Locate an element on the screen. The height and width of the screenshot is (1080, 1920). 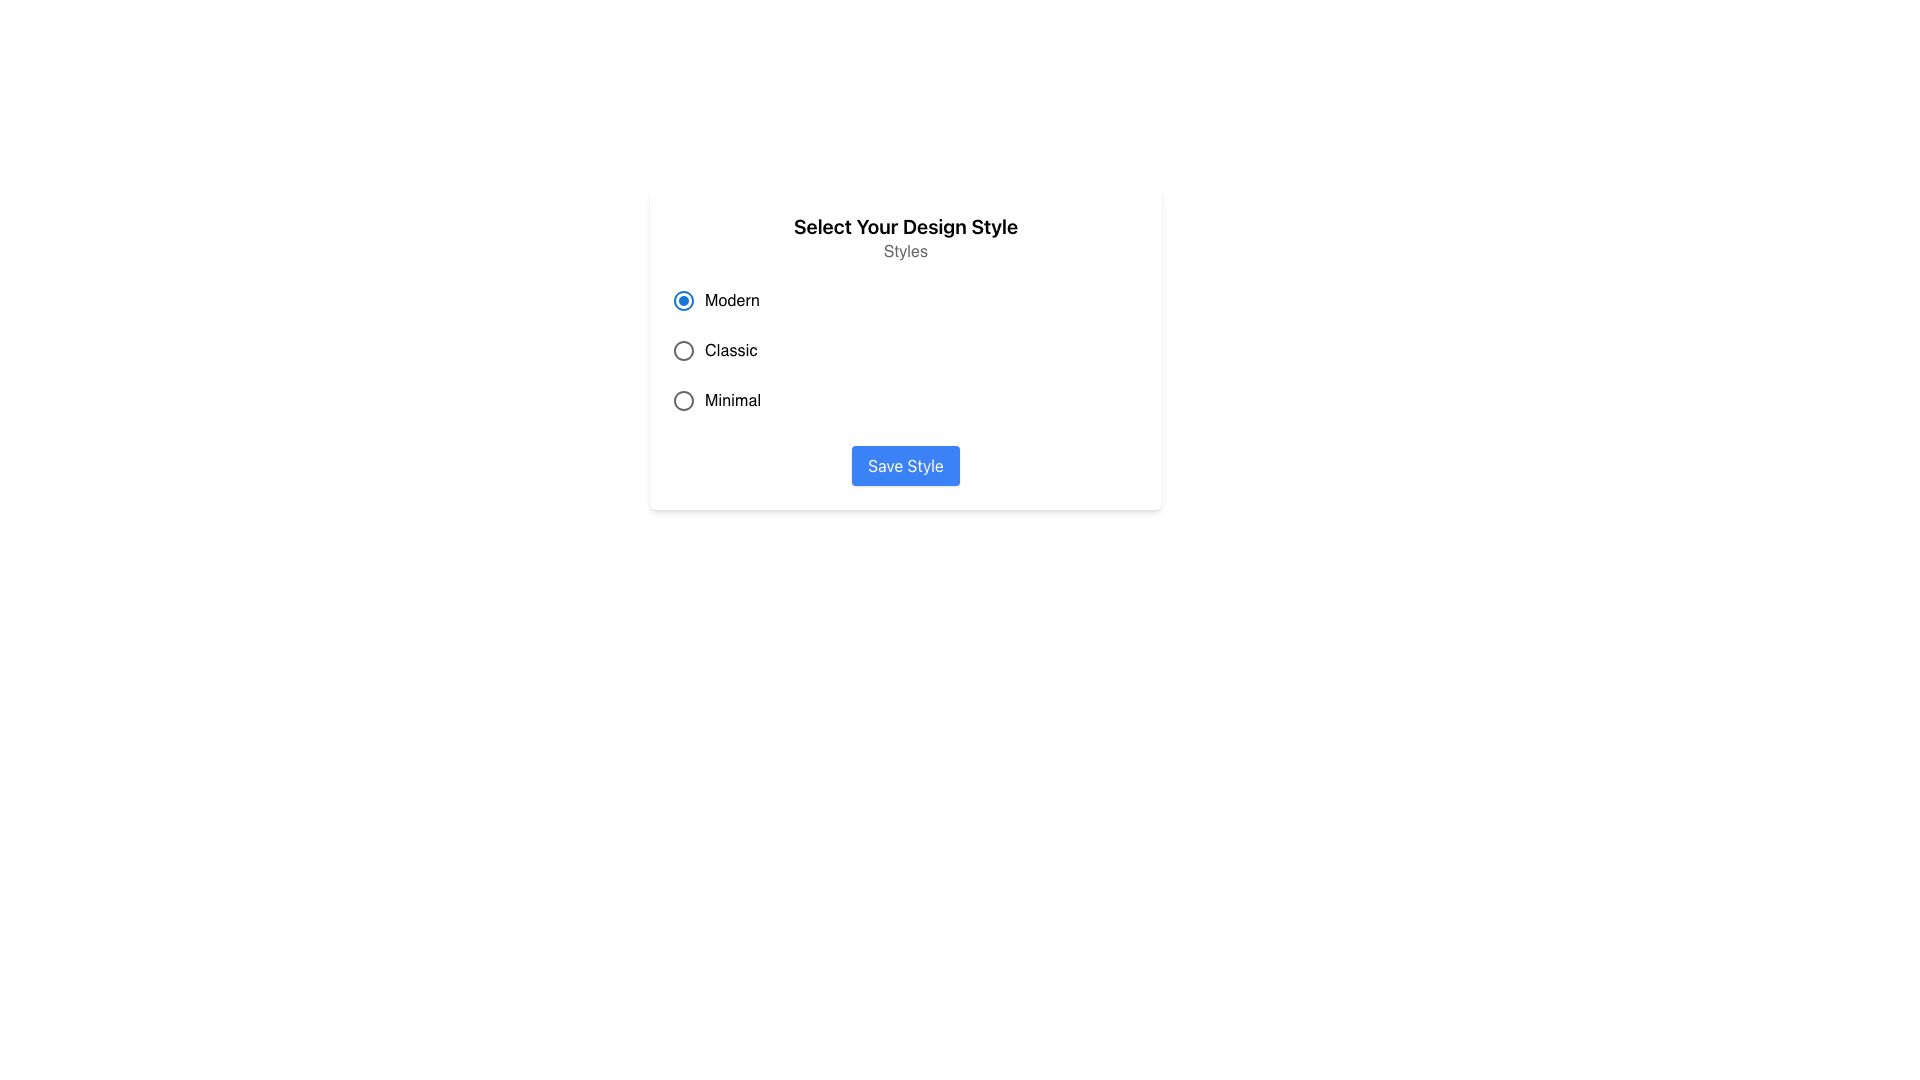
the 'Modern' radio button is located at coordinates (684, 300).